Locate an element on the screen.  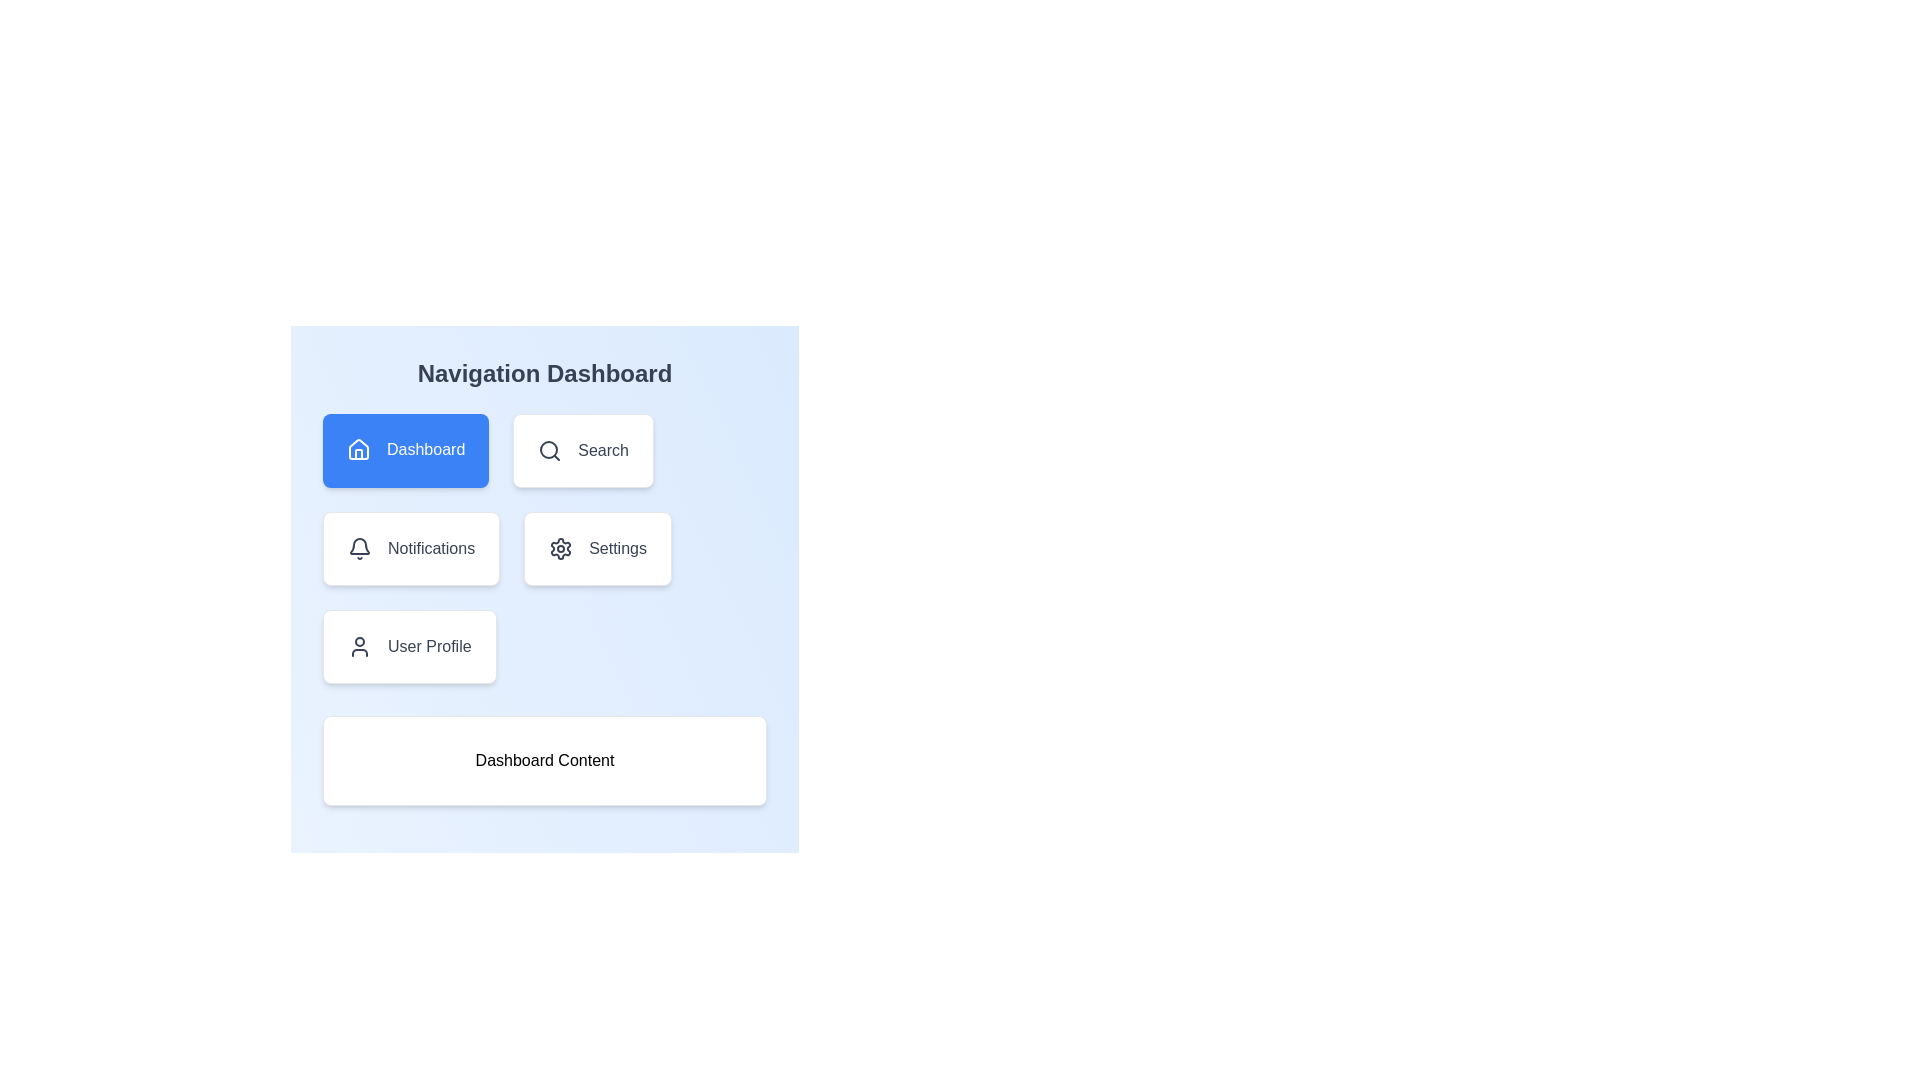
the navigation button in the second row, first column of the grid-style layout in the 'Navigation Dashboard' is located at coordinates (410, 548).